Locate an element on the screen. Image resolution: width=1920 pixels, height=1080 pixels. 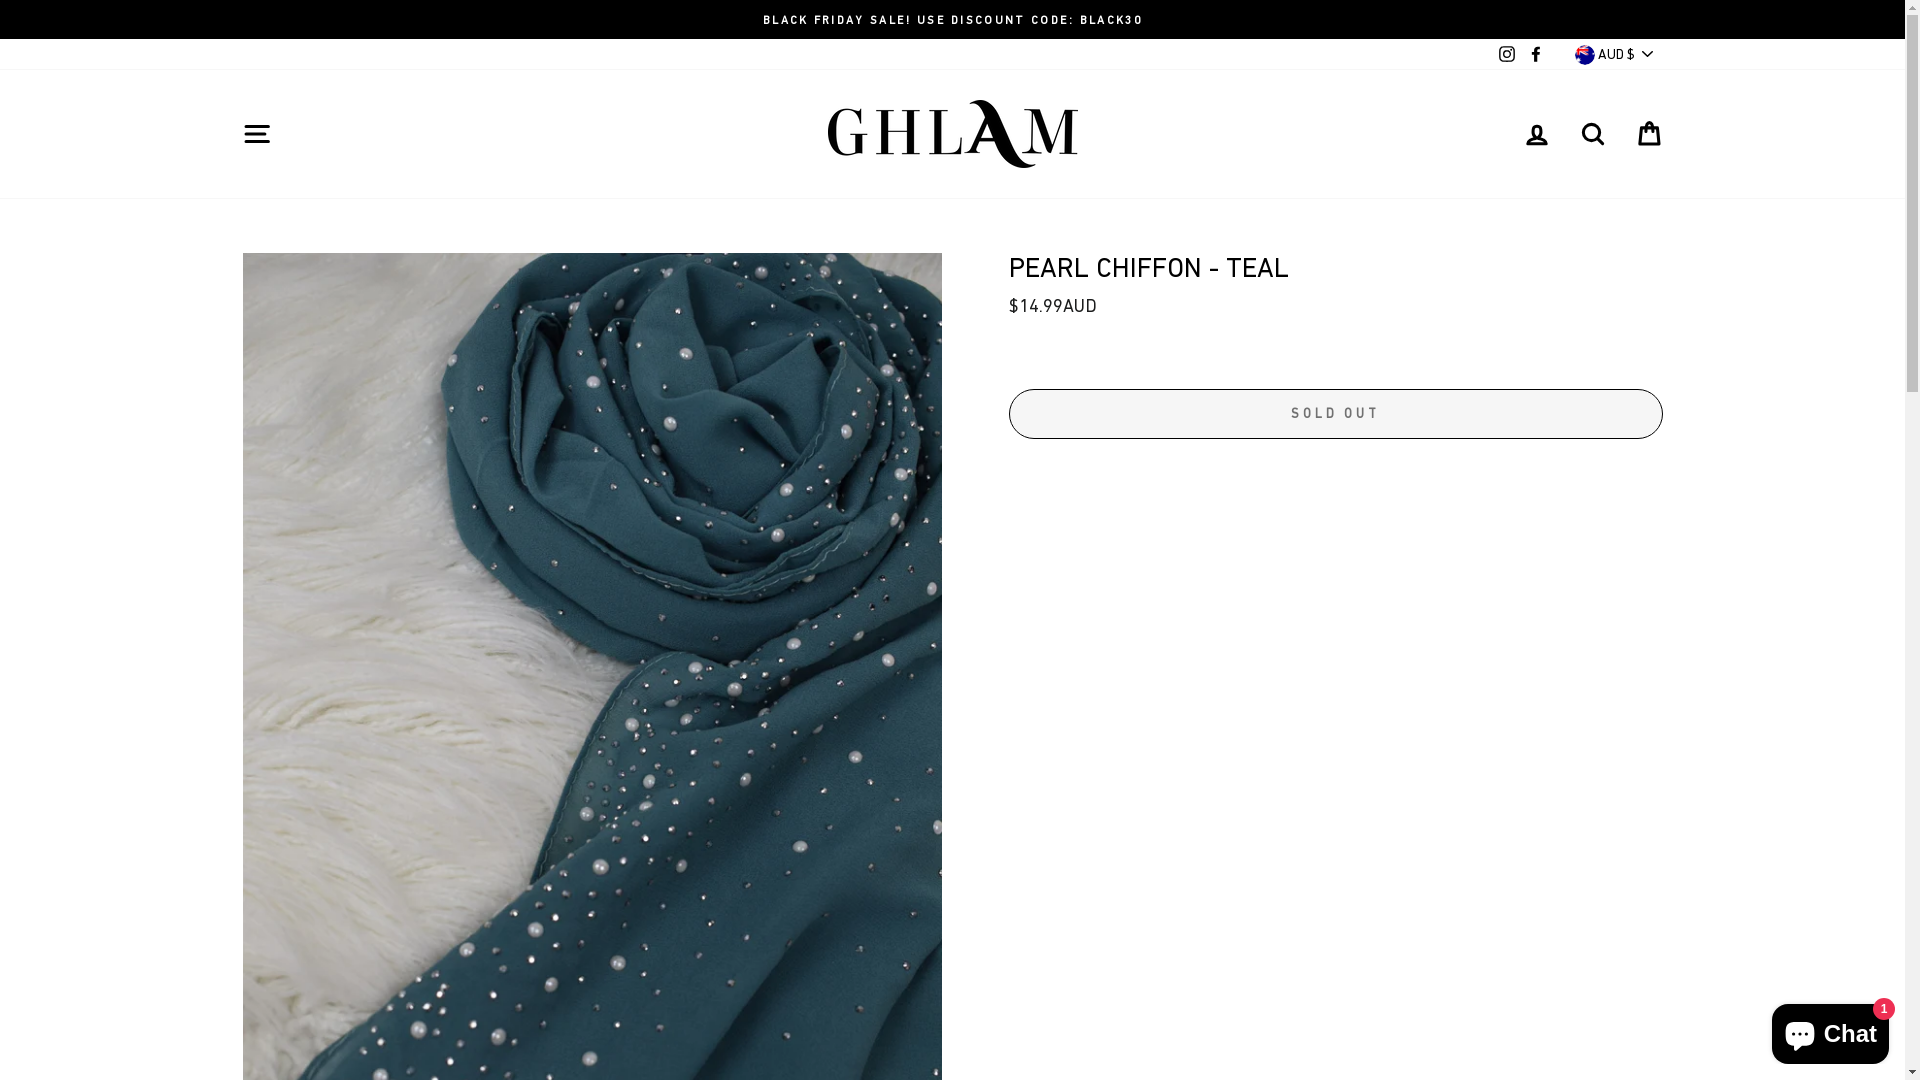
'SITE NAVIGATION' is located at coordinates (230, 133).